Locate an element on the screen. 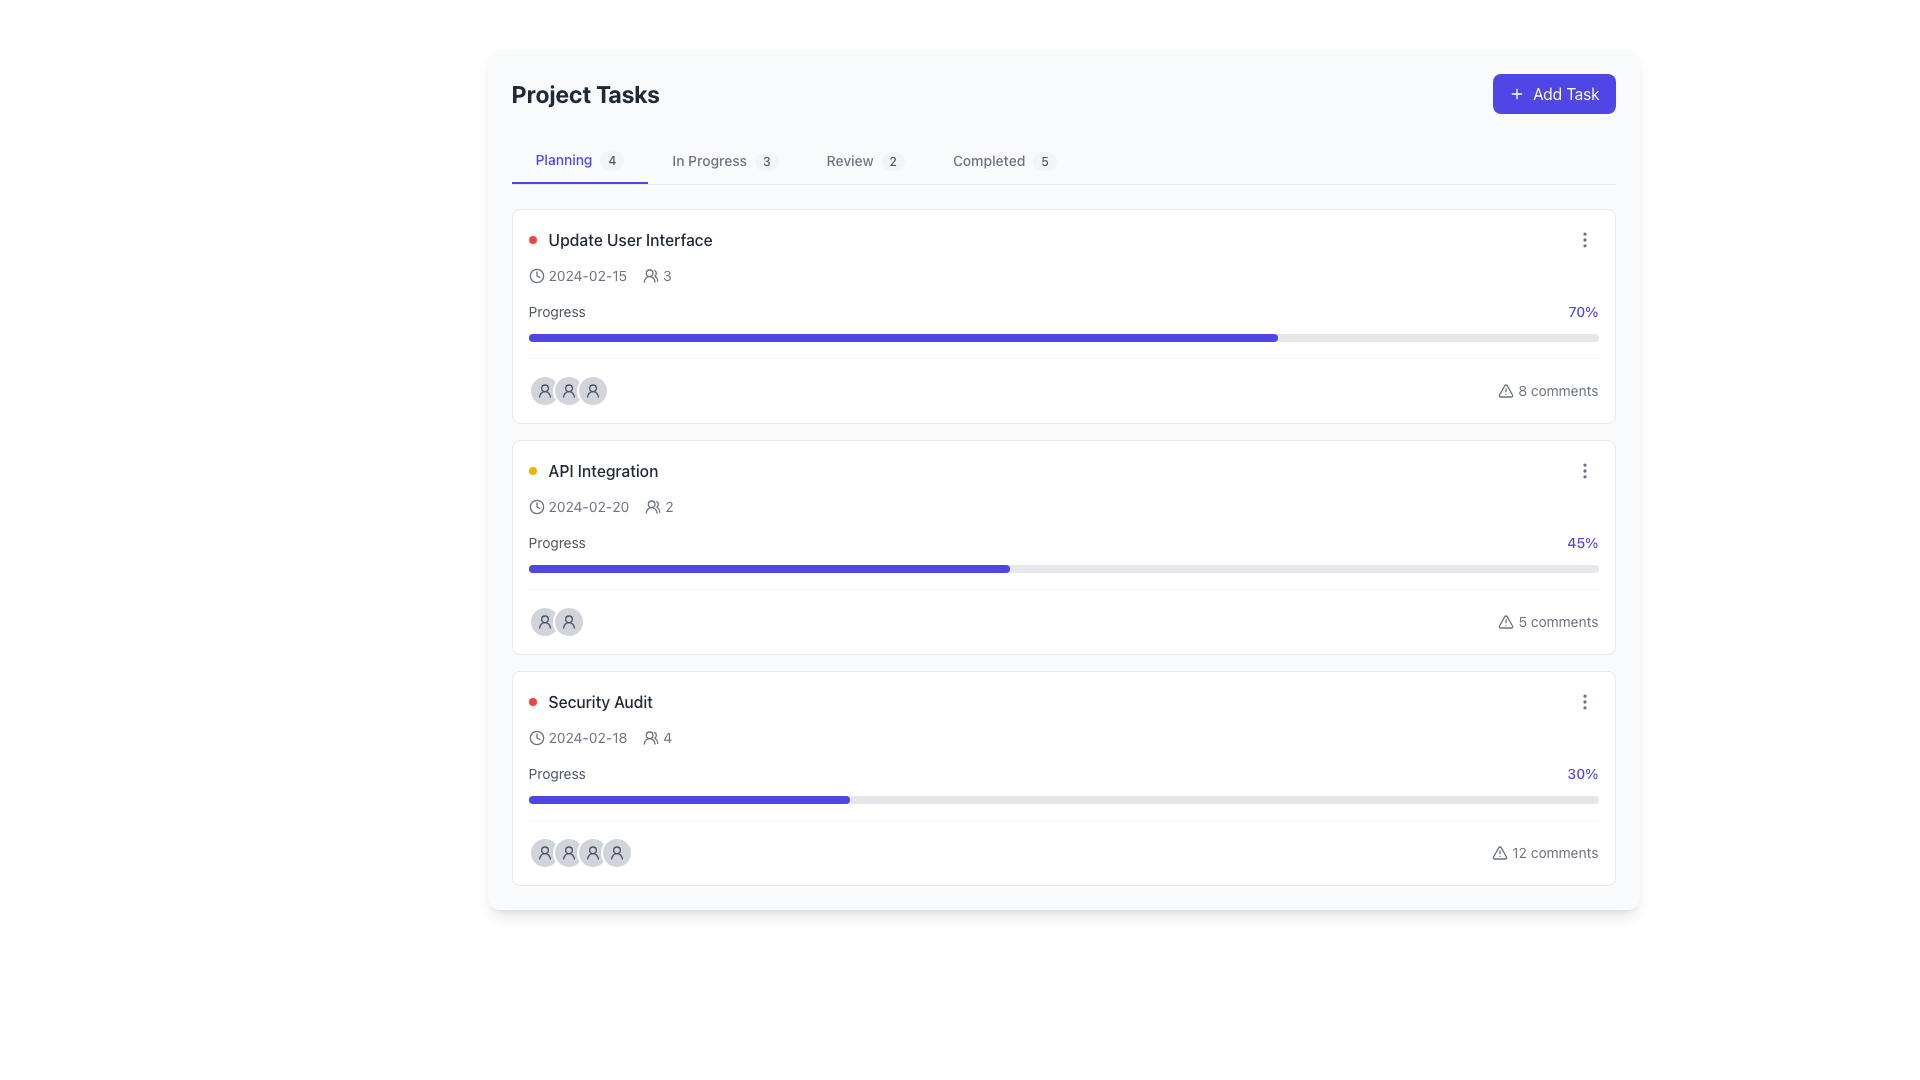 This screenshot has height=1080, width=1920. warning icon associated with the '12 comments' informational text located at the bottom-right corner of the 'Security Audit' task card is located at coordinates (1544, 852).